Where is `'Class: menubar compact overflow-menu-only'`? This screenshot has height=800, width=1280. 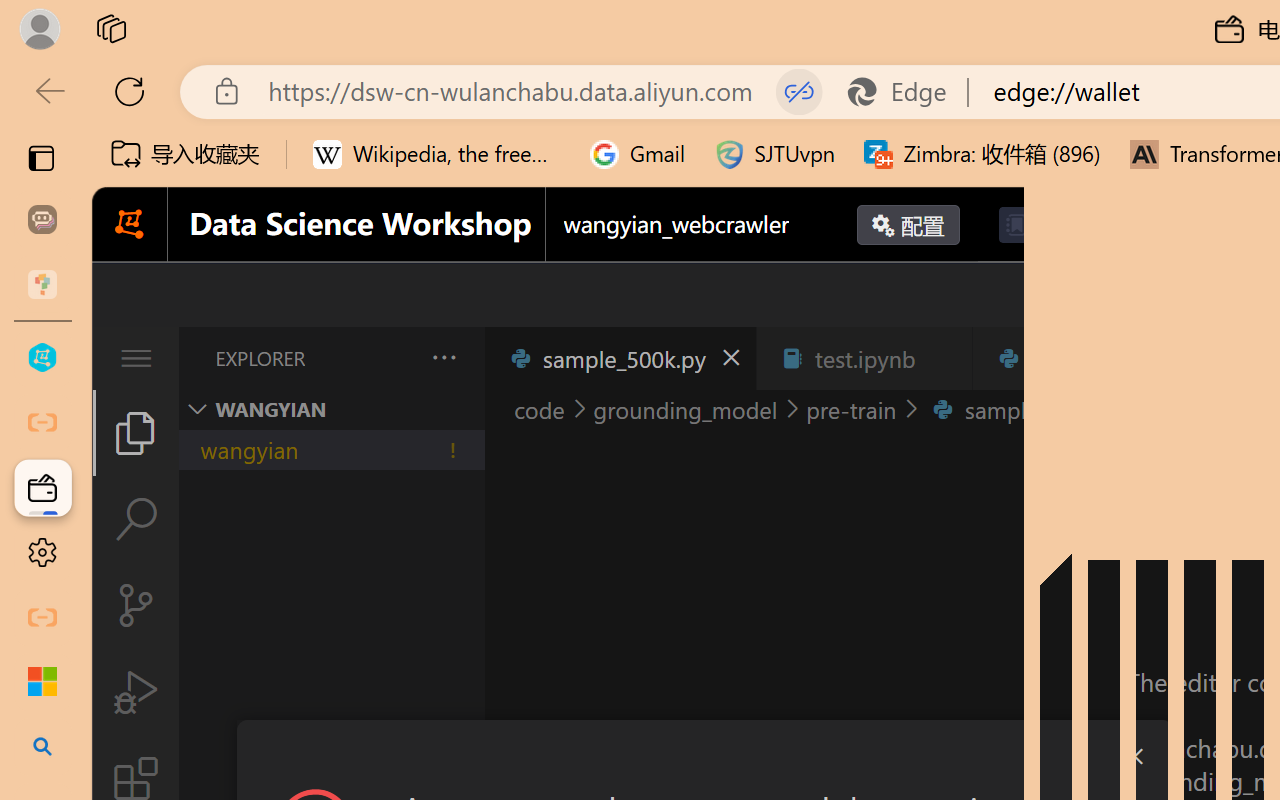
'Class: menubar compact overflow-menu-only' is located at coordinates (134, 358).